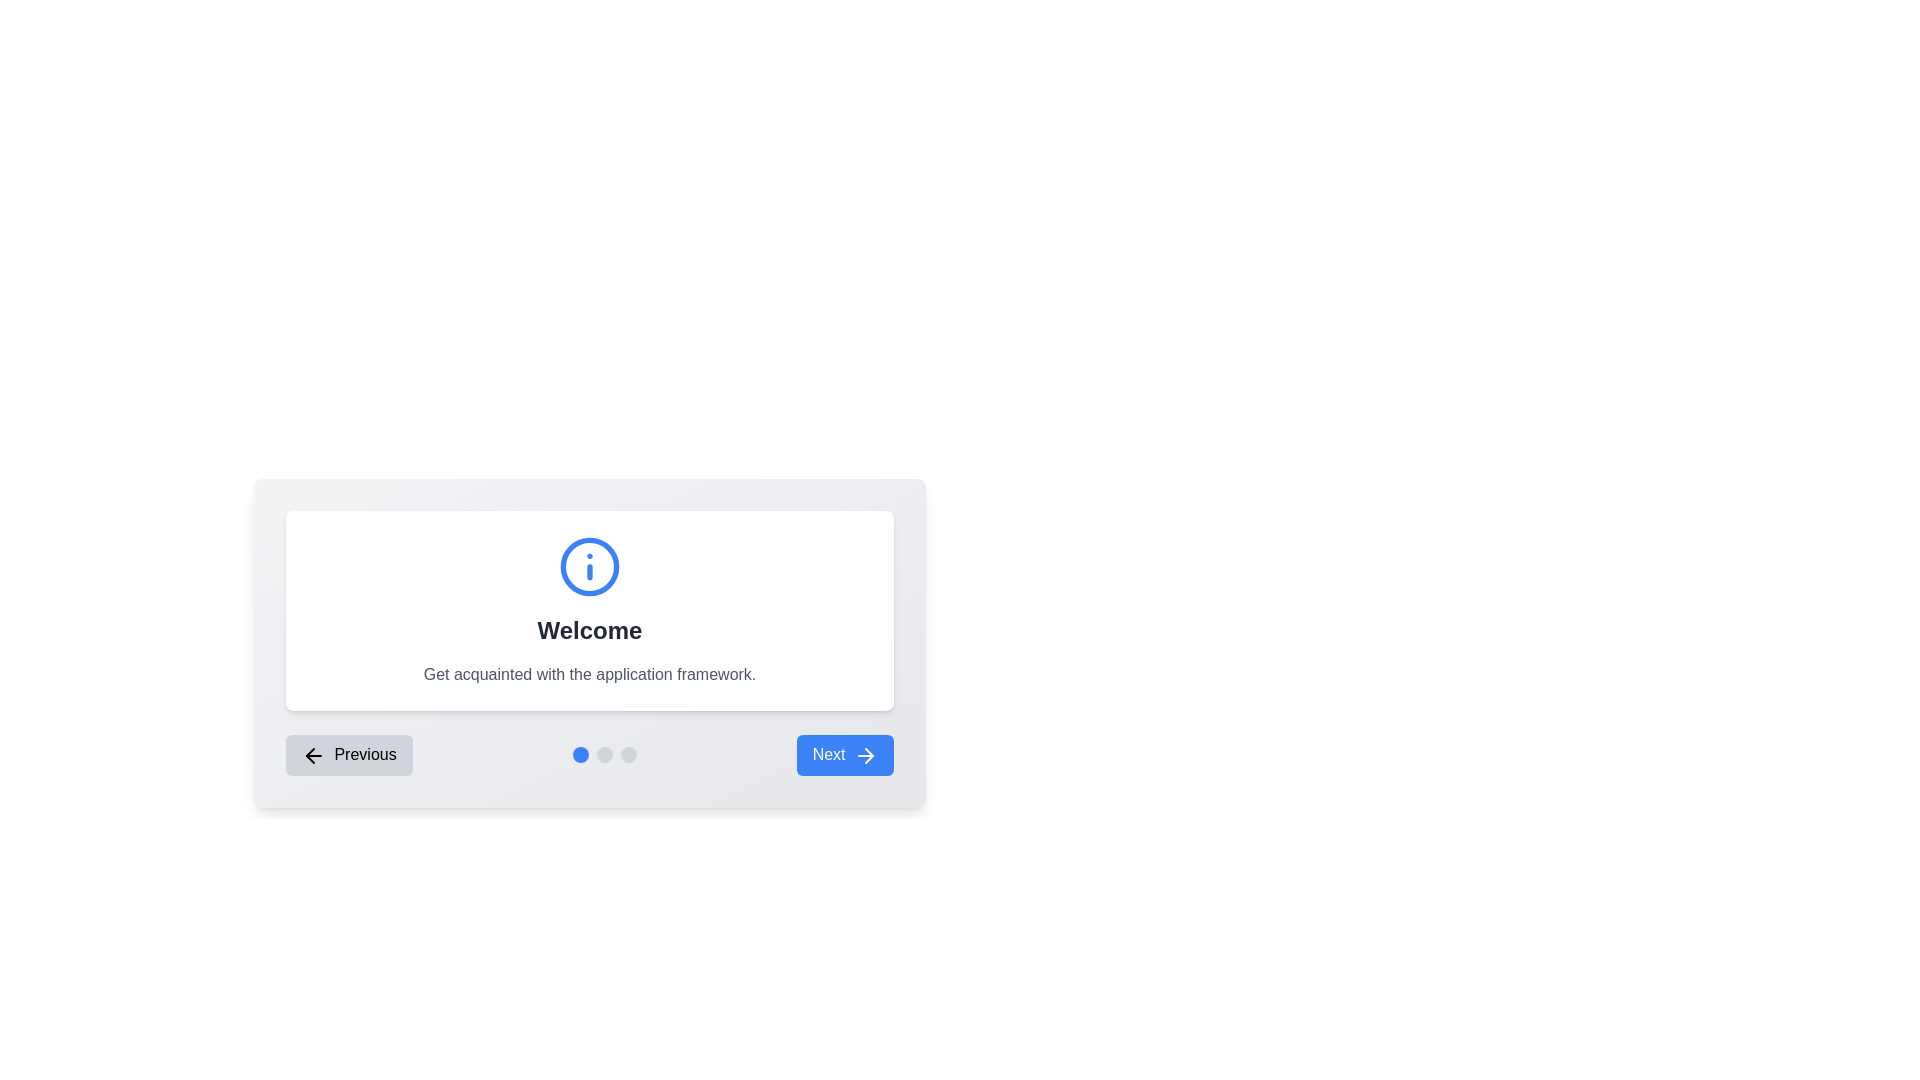 The height and width of the screenshot is (1080, 1920). What do you see at coordinates (865, 755) in the screenshot?
I see `the rightward-pointing arrow icon located within the 'Next' button at the lower-right corner of the user interface` at bounding box center [865, 755].